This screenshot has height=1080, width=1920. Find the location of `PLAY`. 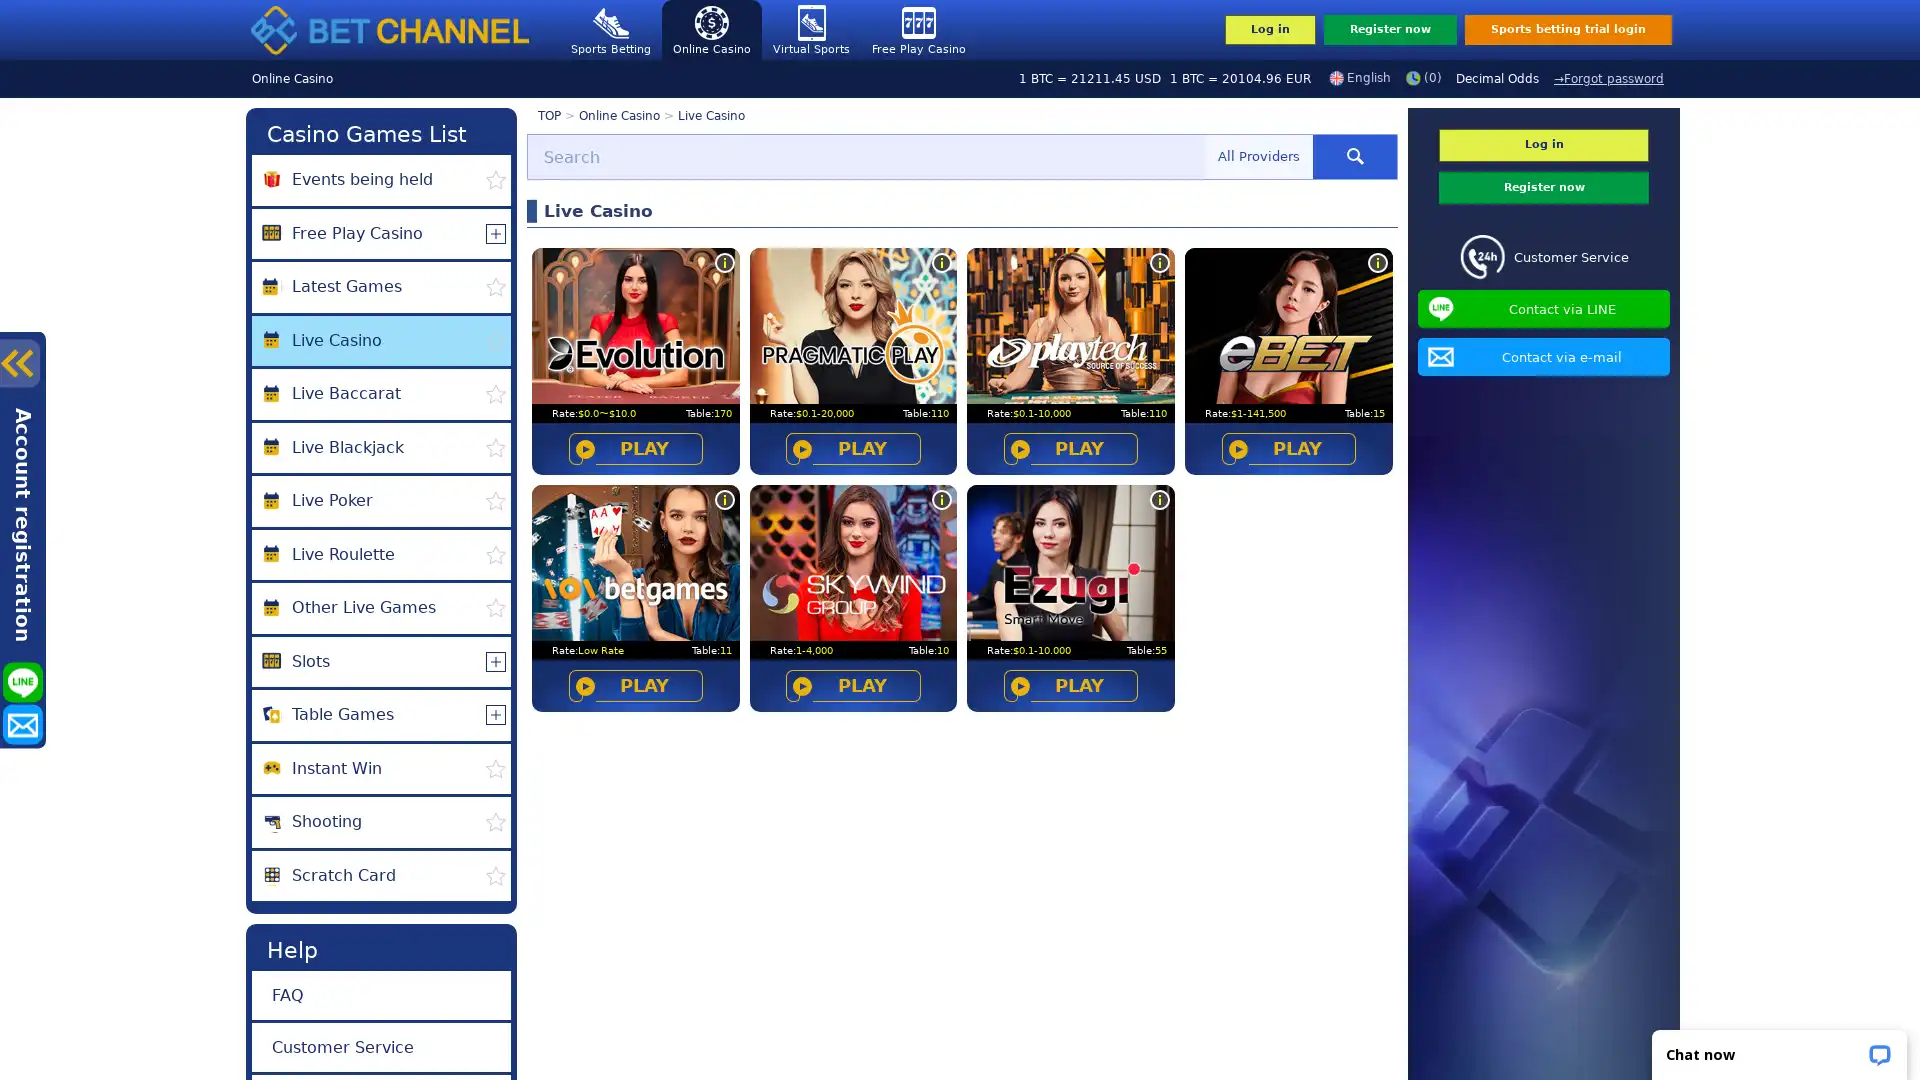

PLAY is located at coordinates (633, 447).